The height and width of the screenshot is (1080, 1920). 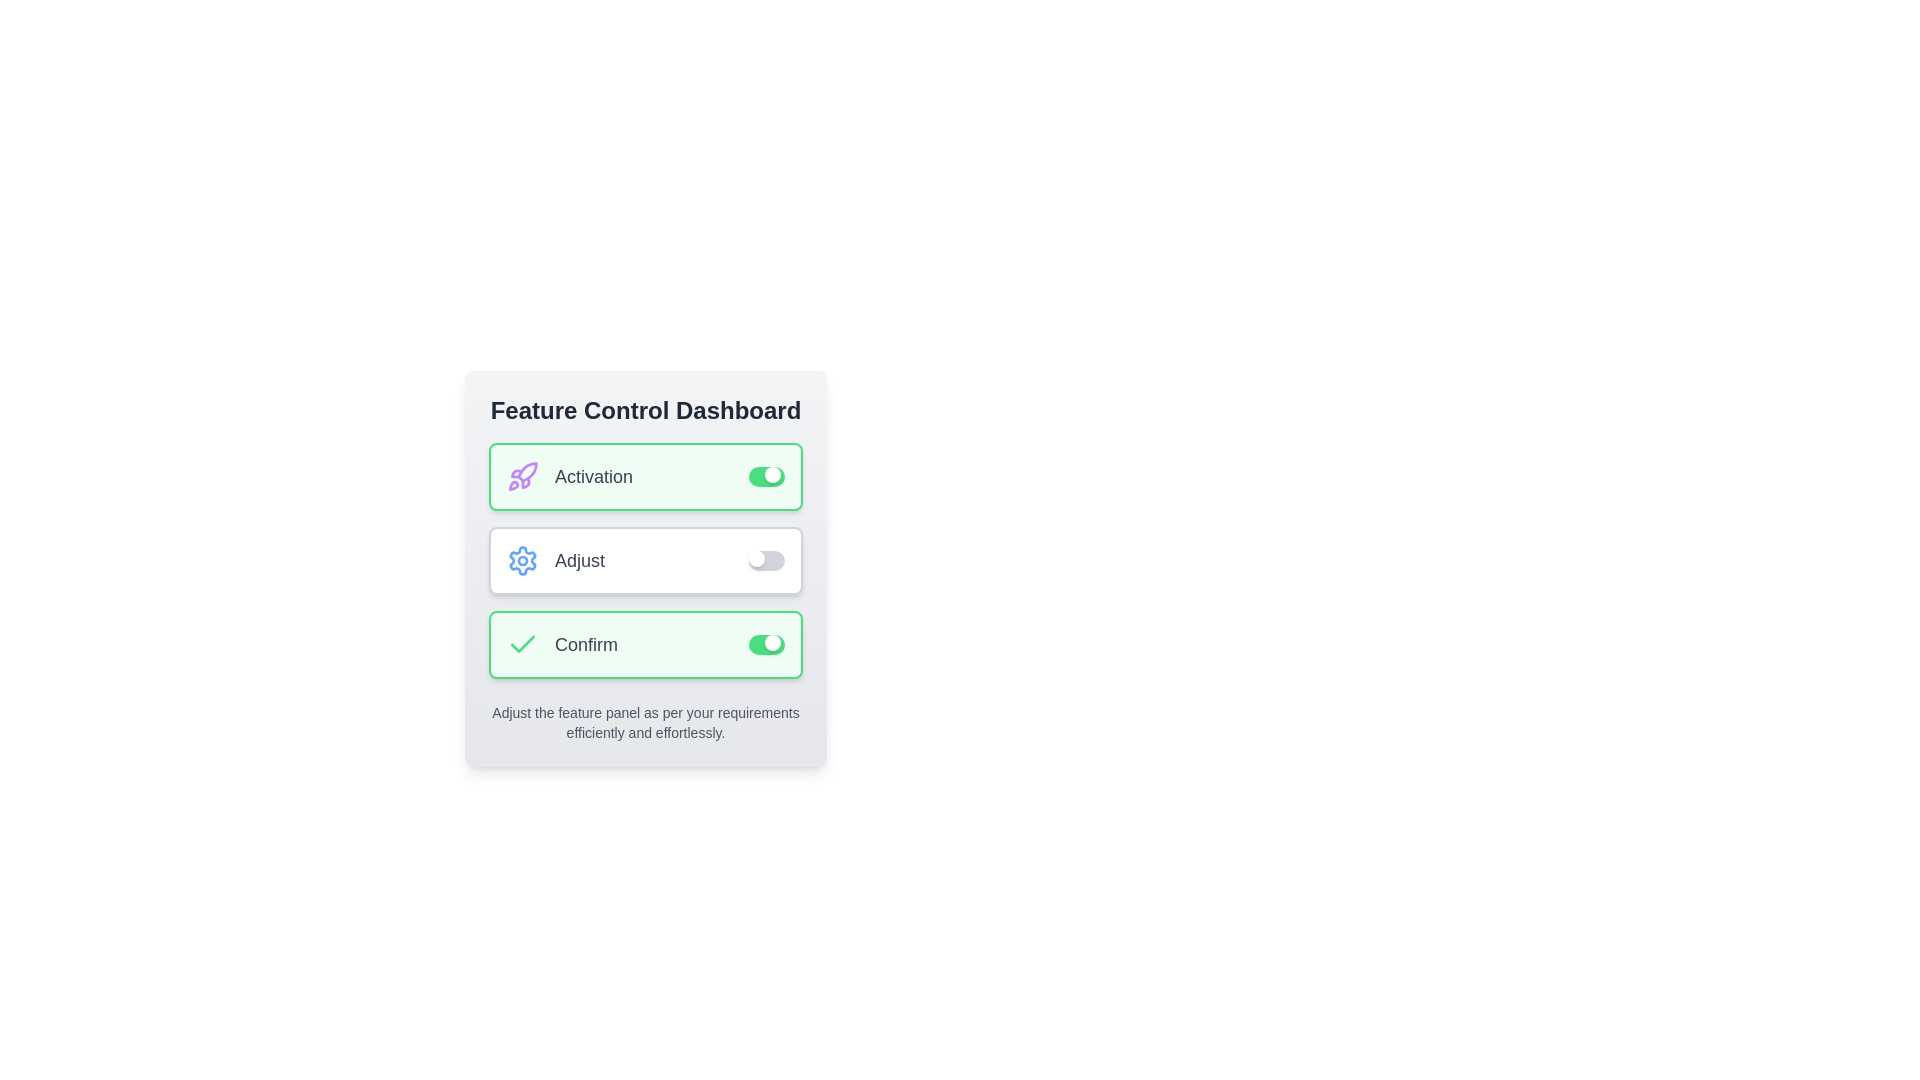 I want to click on the 'Adjust' button to toggle its state, so click(x=646, y=560).